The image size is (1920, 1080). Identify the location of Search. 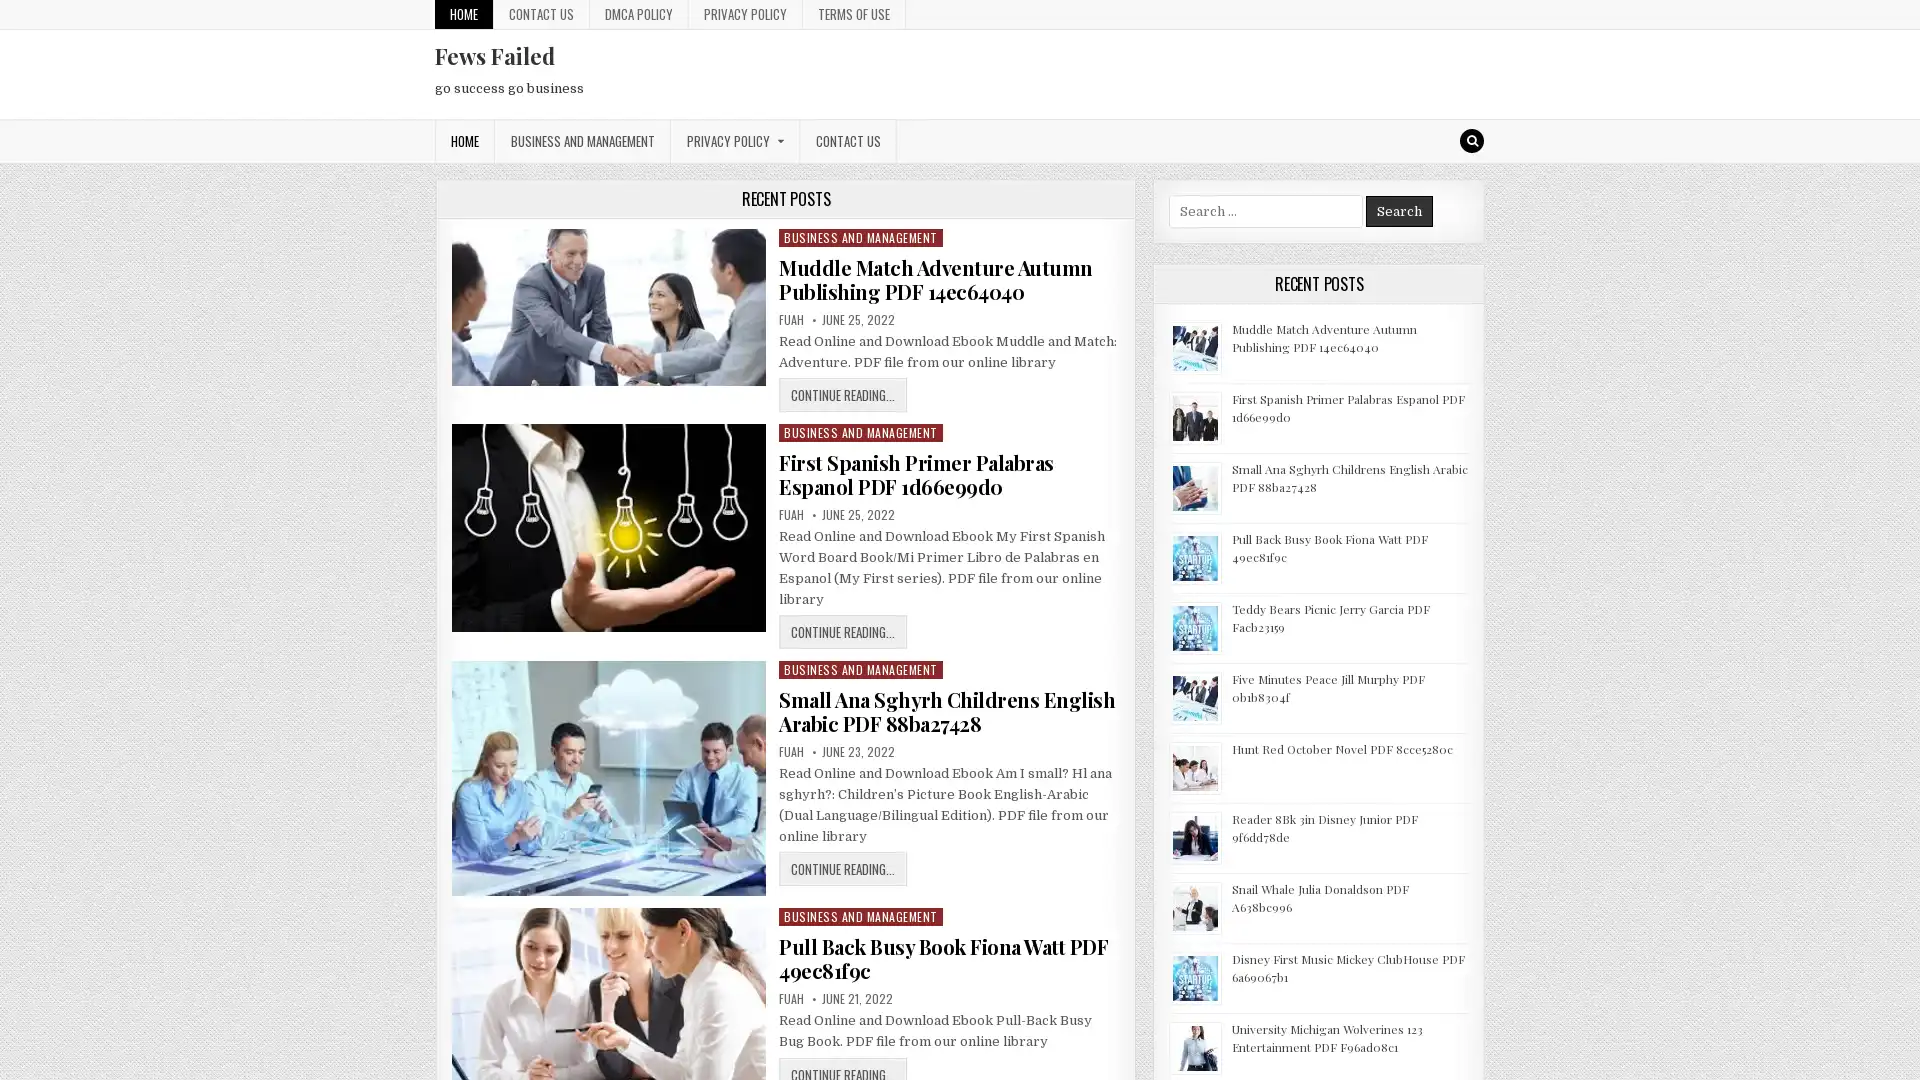
(1398, 211).